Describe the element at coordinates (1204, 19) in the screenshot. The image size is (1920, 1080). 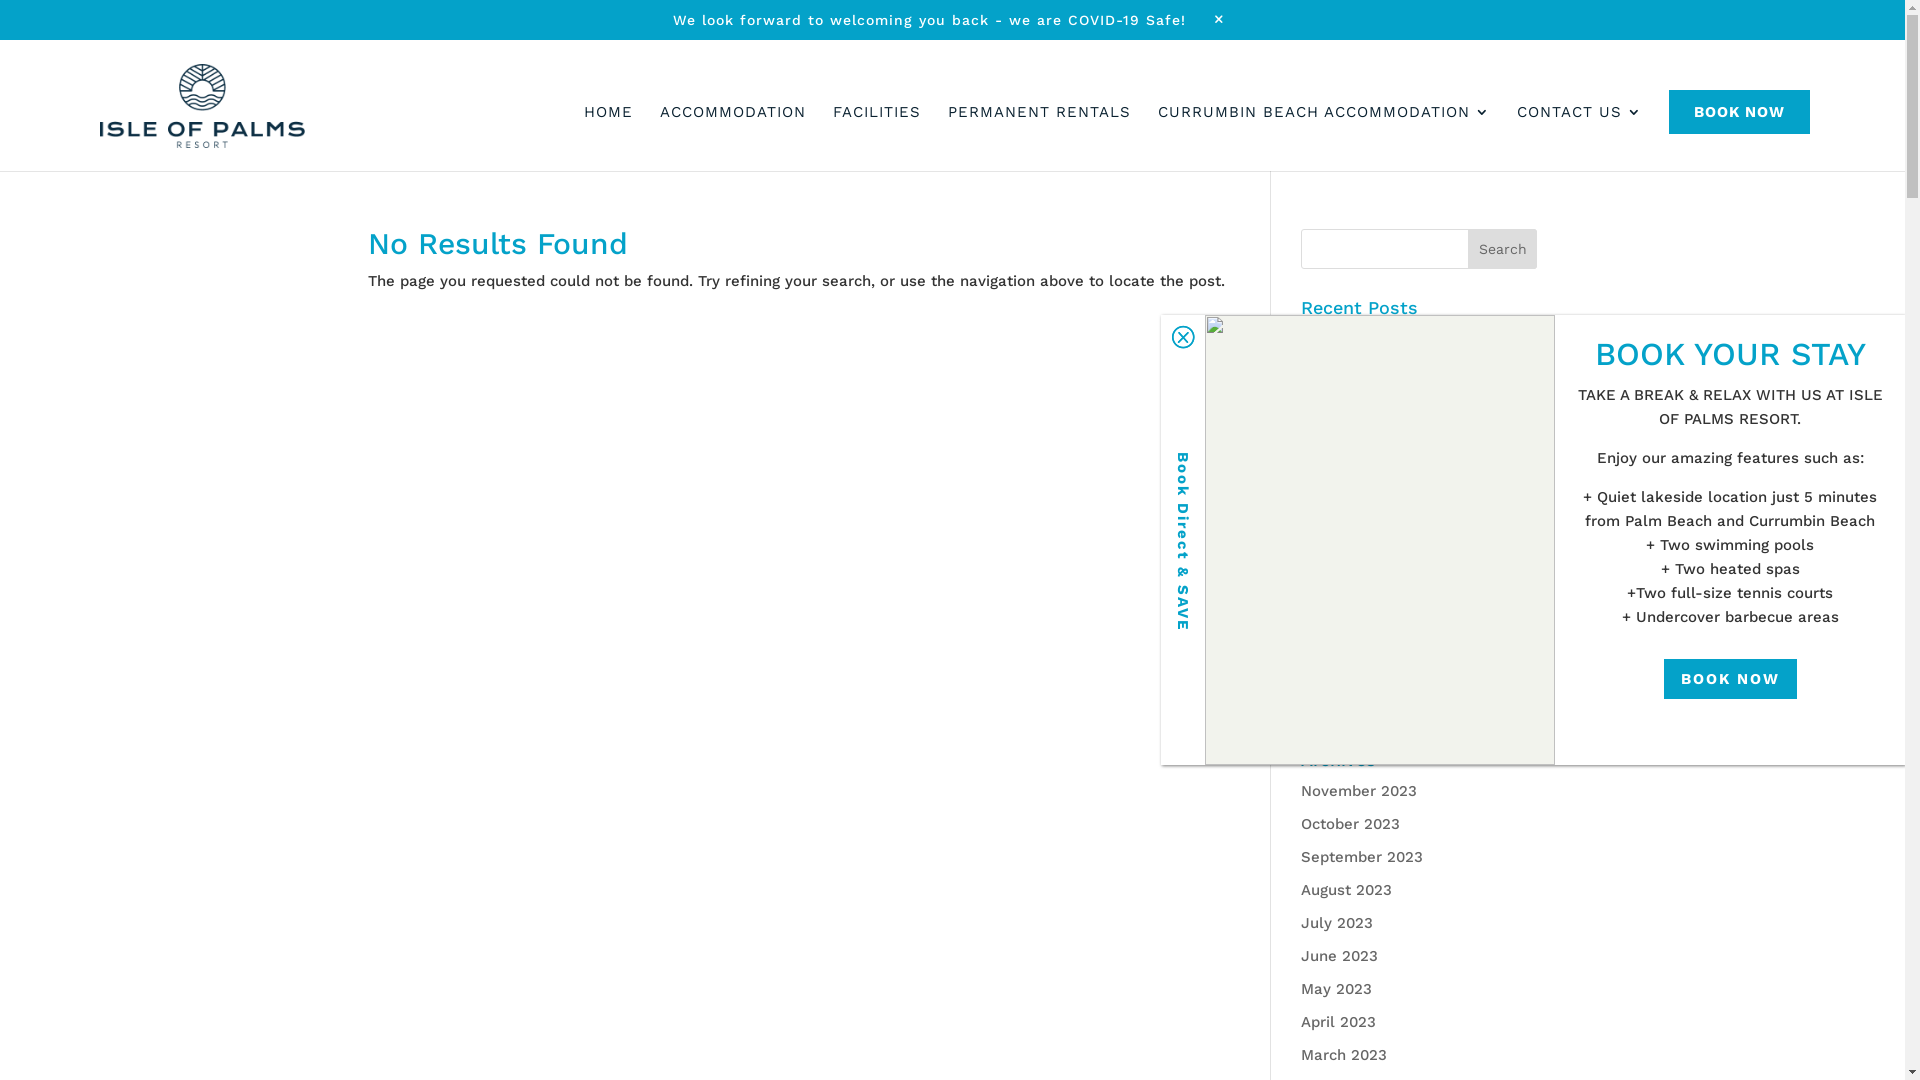
I see `'M'` at that location.